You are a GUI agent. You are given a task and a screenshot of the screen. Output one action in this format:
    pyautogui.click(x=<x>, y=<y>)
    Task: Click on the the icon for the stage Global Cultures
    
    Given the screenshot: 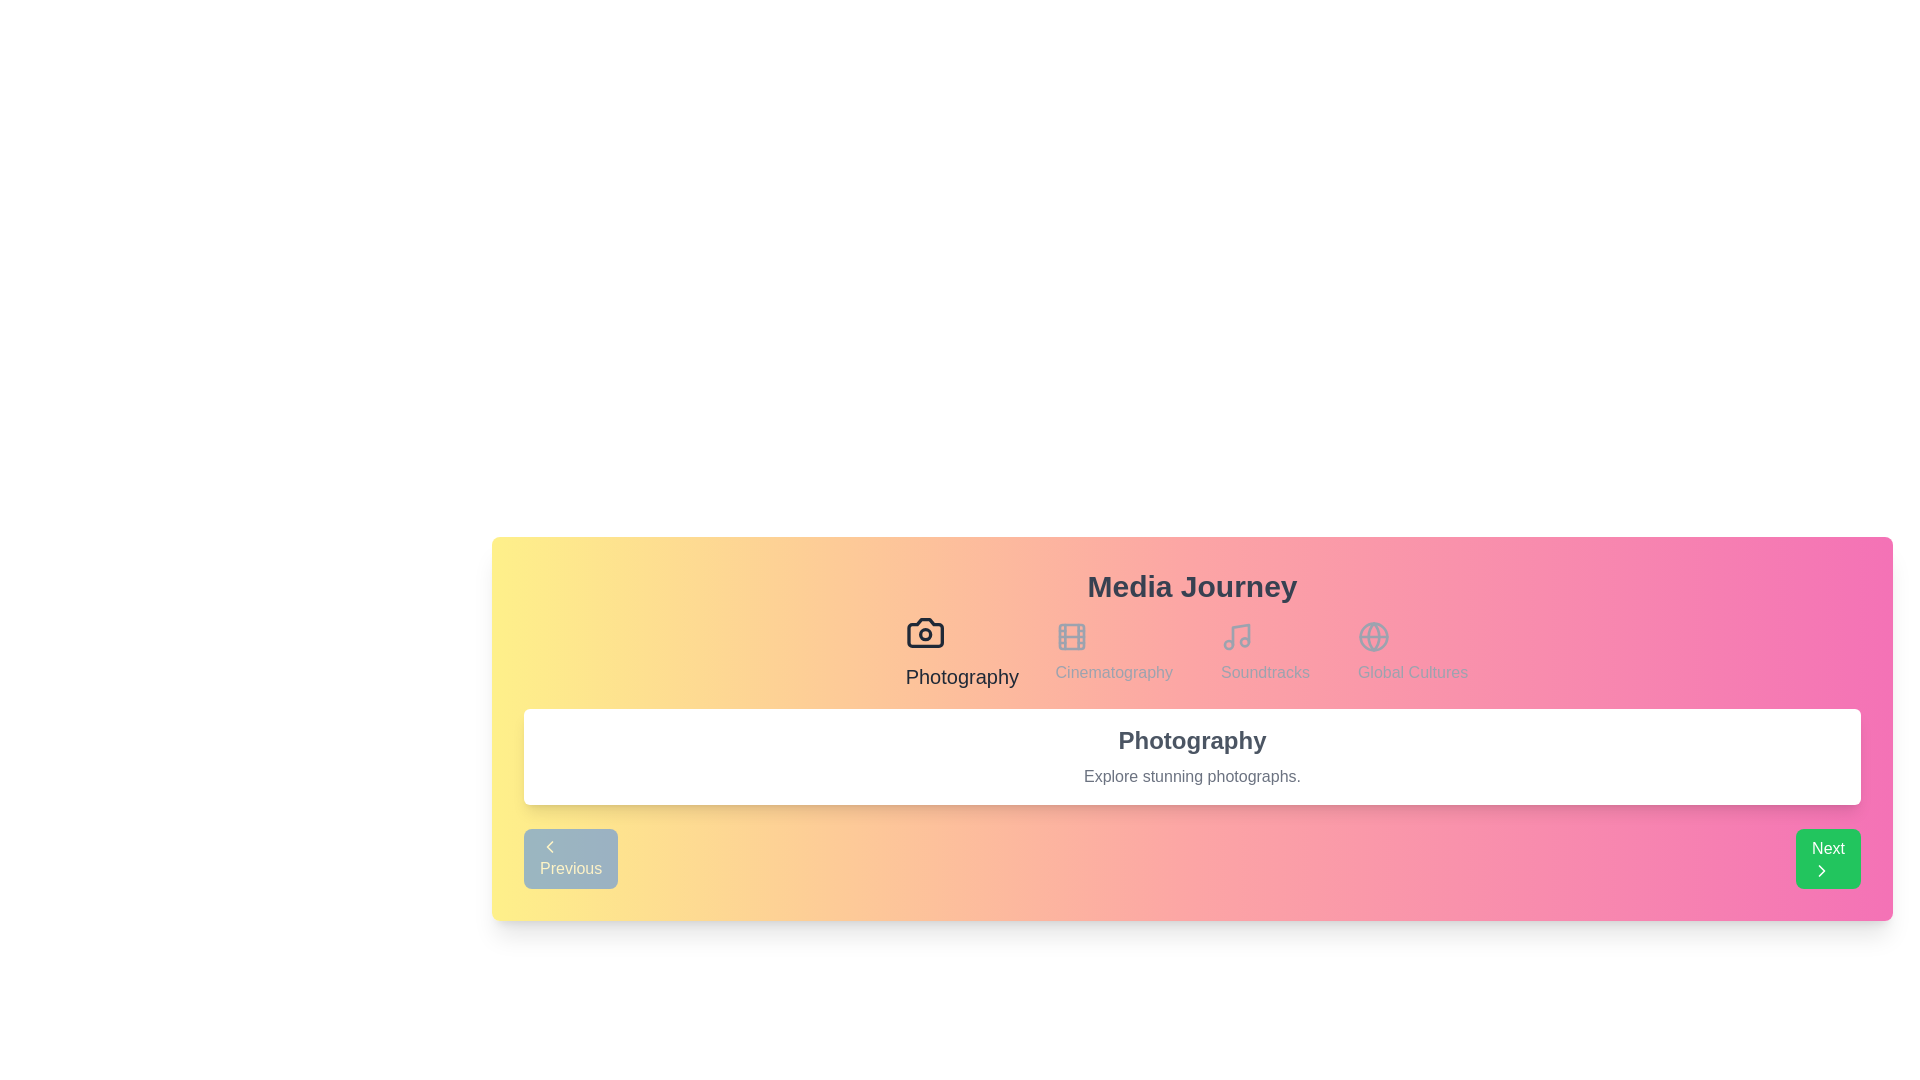 What is the action you would take?
    pyautogui.click(x=1411, y=652)
    